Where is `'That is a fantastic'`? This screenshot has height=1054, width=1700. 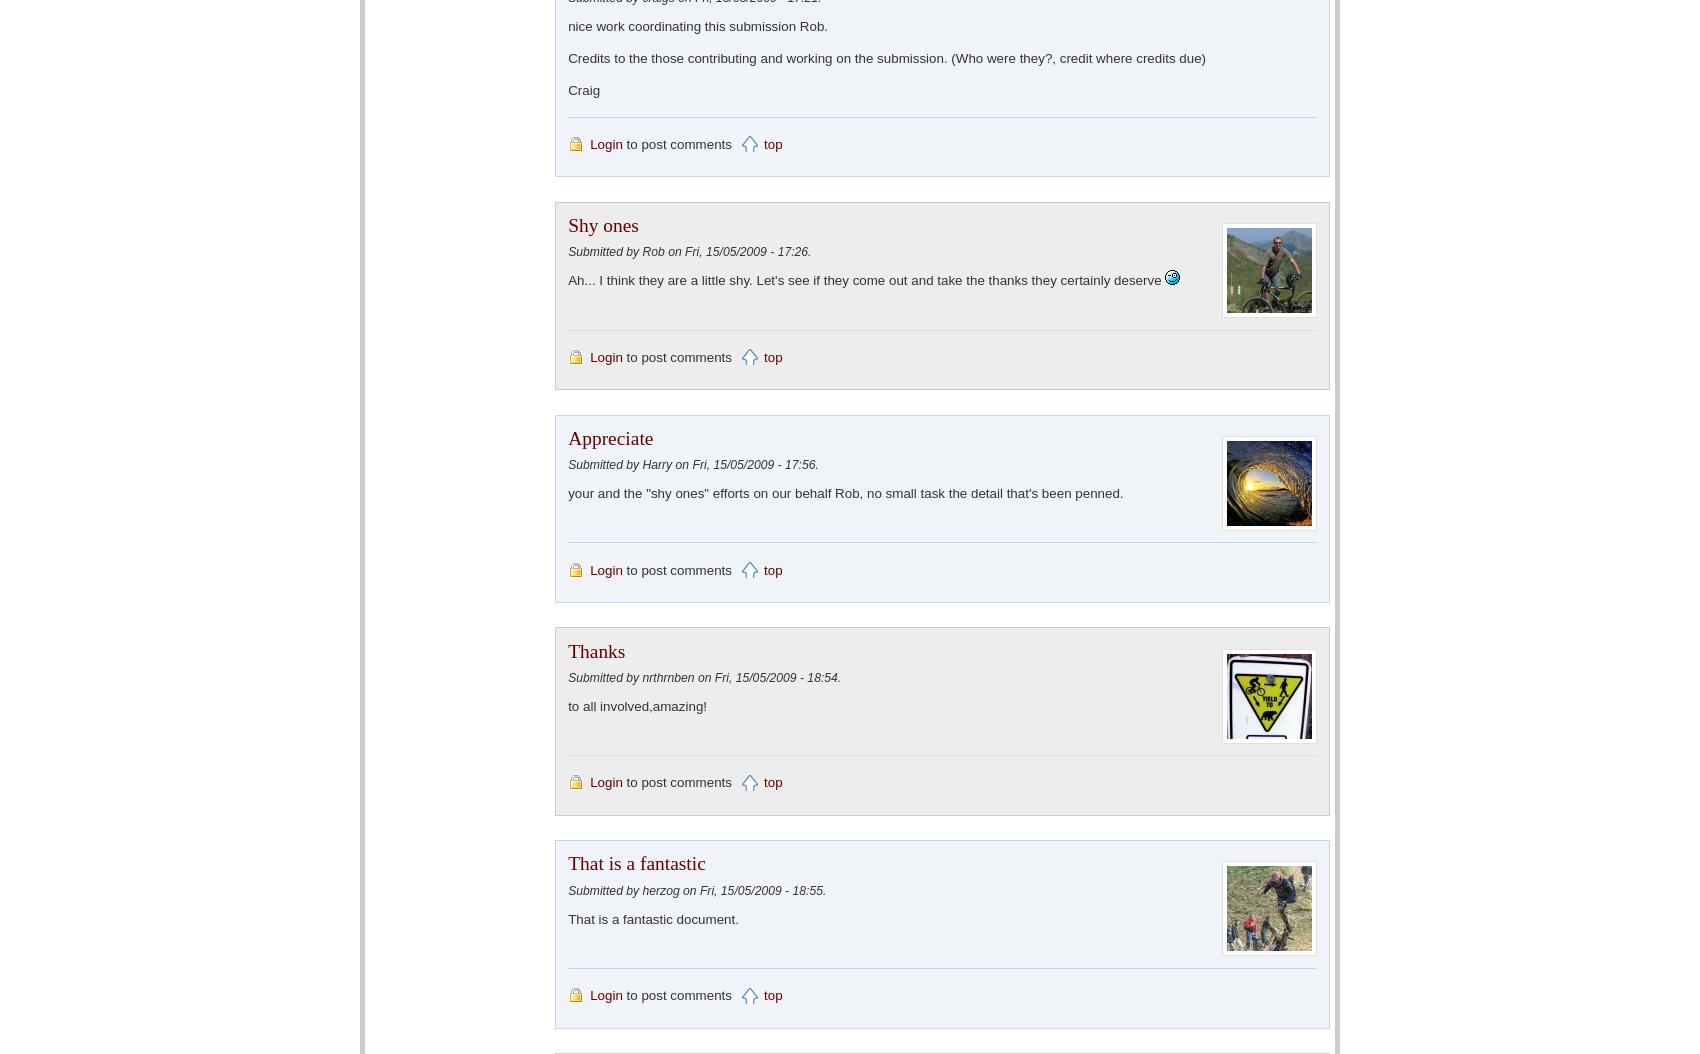
'That is a fantastic' is located at coordinates (635, 863).